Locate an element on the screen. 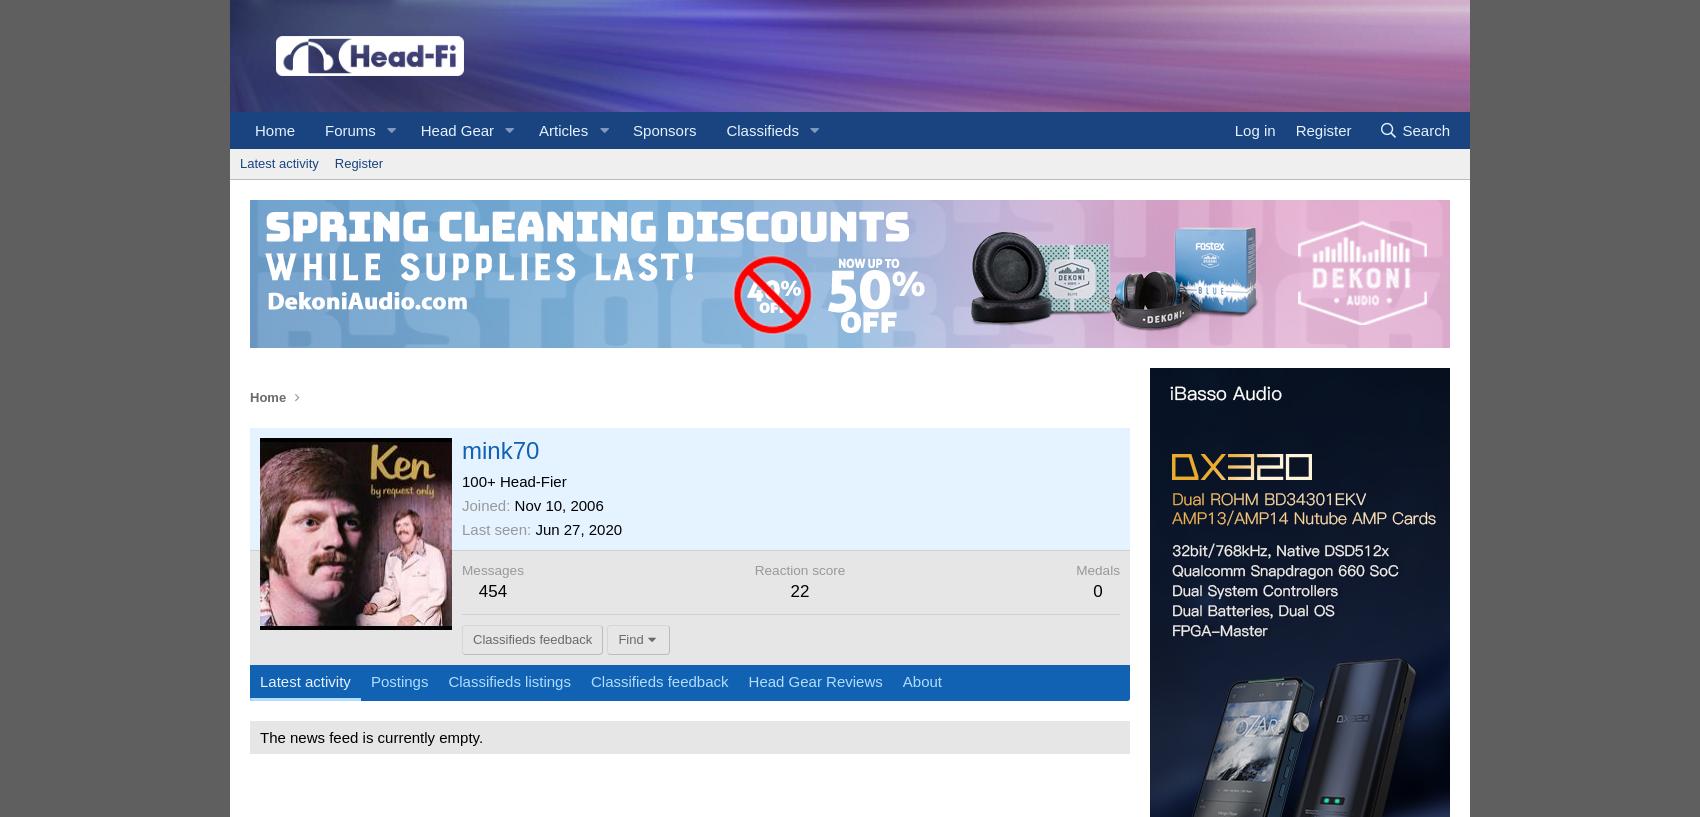 Image resolution: width=1700 pixels, height=817 pixels. 'Articles' is located at coordinates (562, 130).